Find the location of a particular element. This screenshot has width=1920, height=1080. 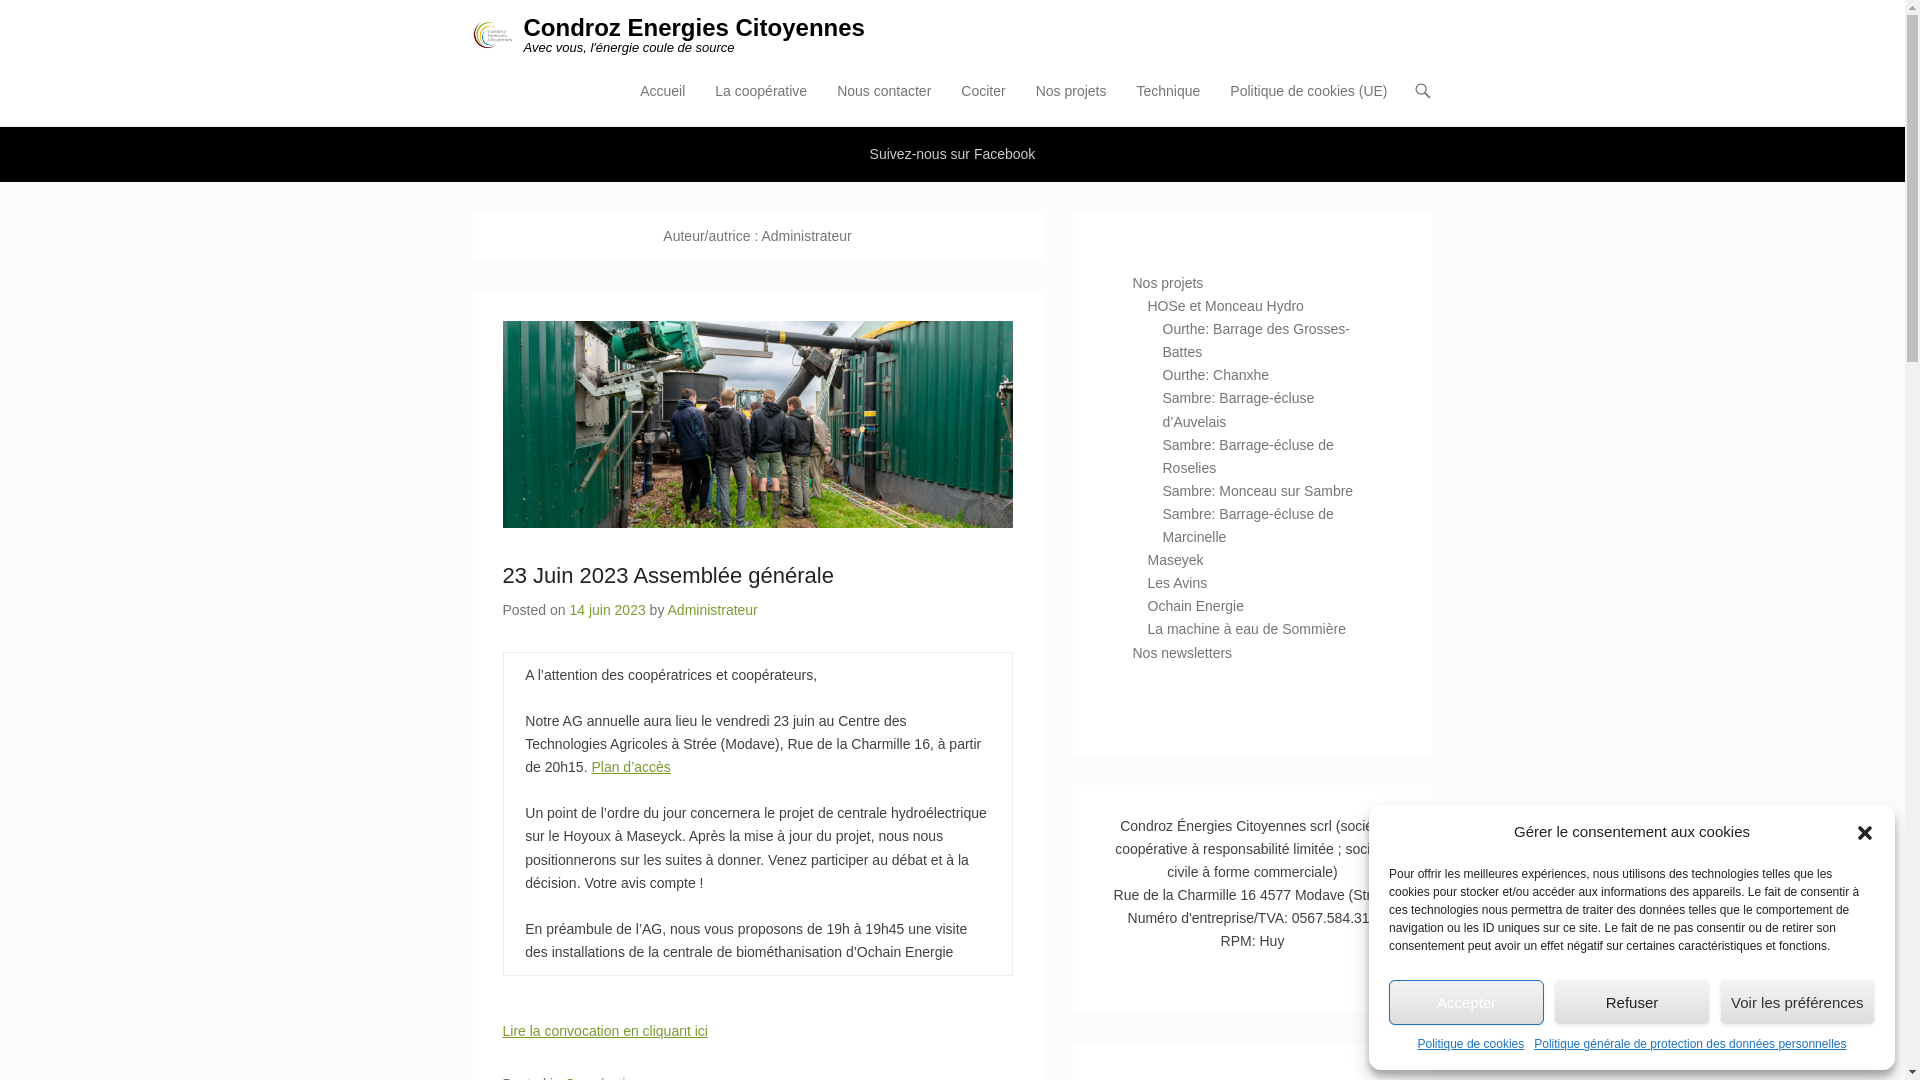

'Maseyek' is located at coordinates (1176, 559).